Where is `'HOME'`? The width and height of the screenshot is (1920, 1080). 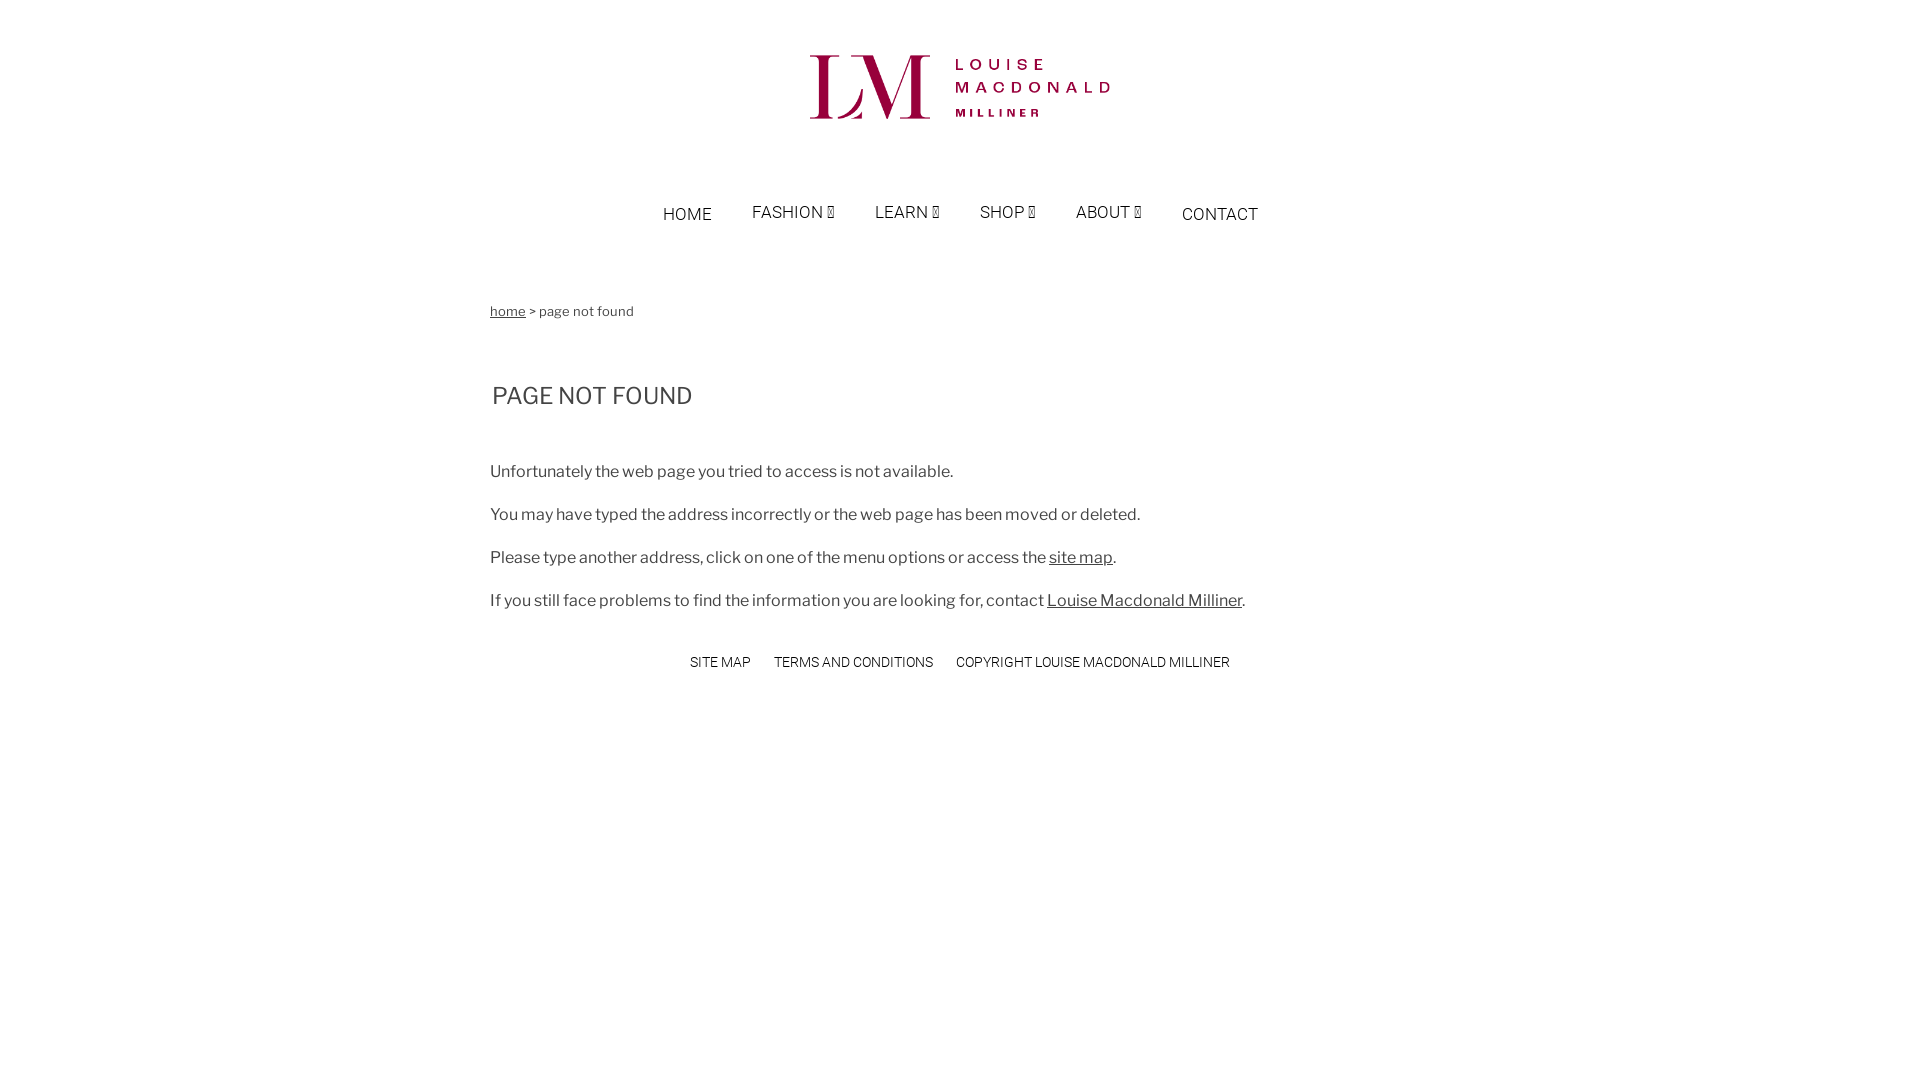
'HOME' is located at coordinates (706, 194).